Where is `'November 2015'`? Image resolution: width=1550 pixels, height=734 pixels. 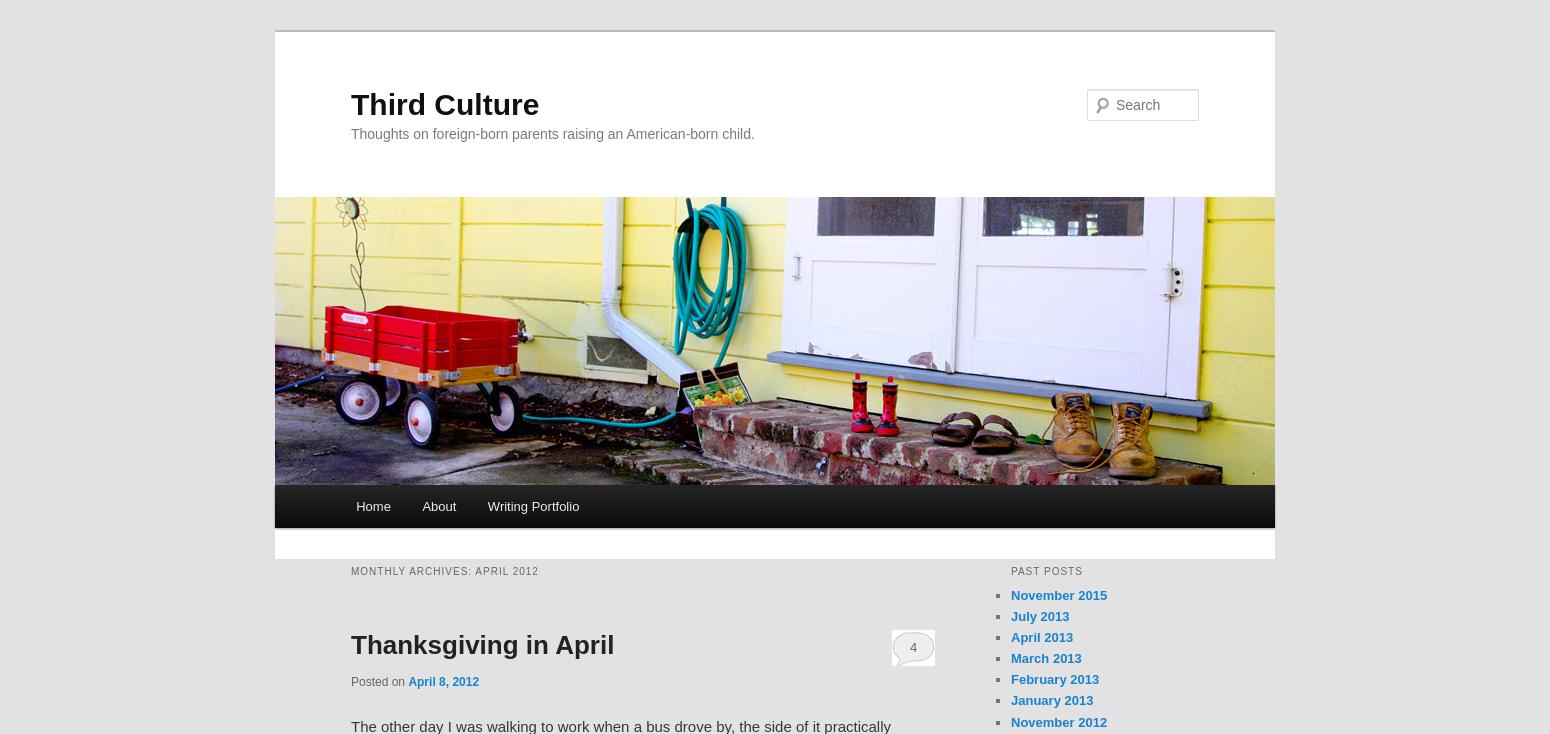 'November 2015' is located at coordinates (1058, 594).